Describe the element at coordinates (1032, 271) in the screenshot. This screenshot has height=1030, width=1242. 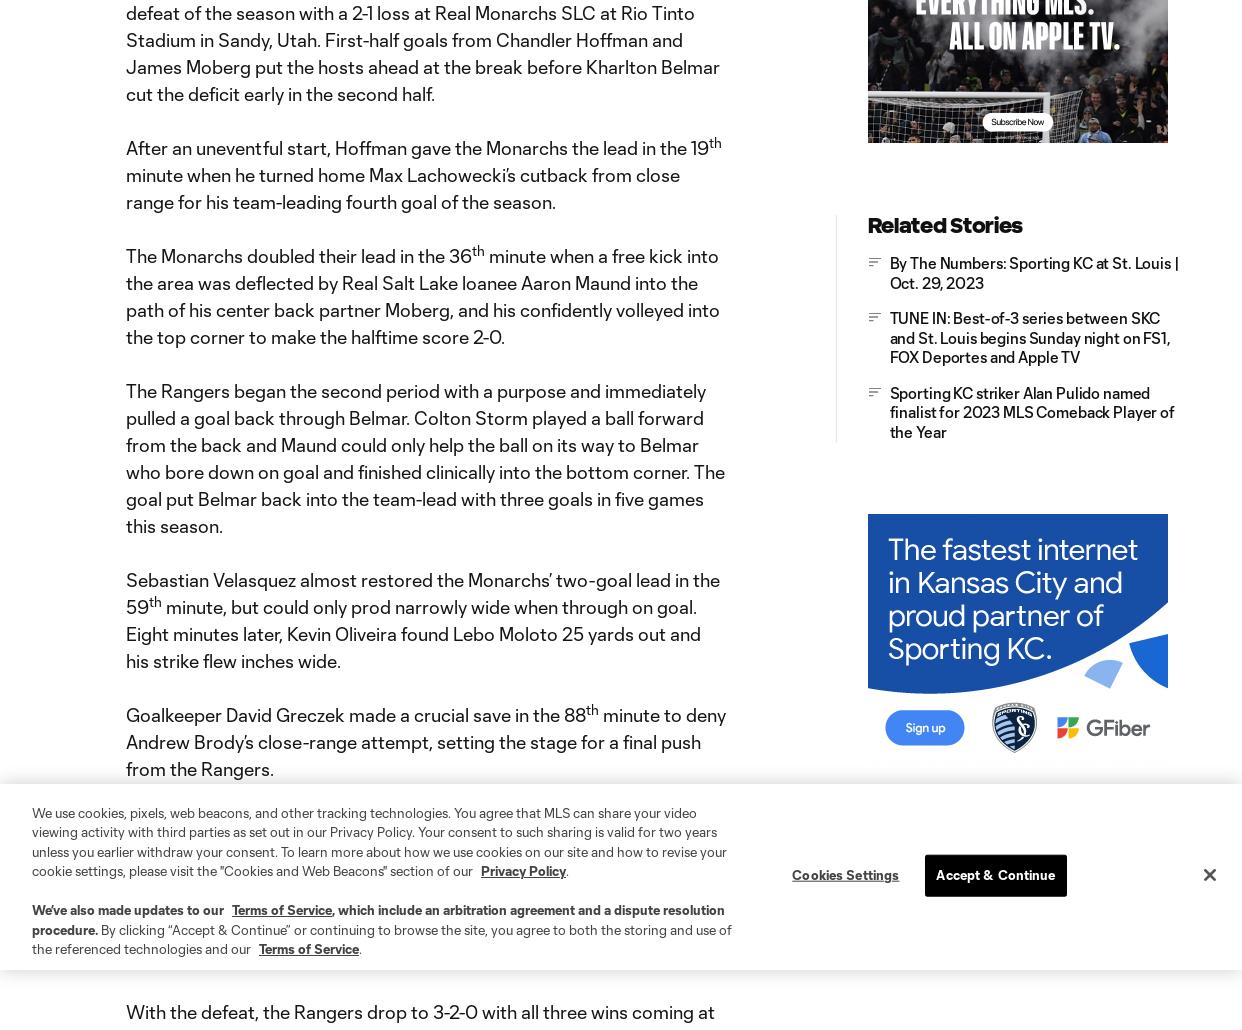
I see `'By The Numbers: Sporting KC at St. Louis | Oct. 29, 2023'` at that location.